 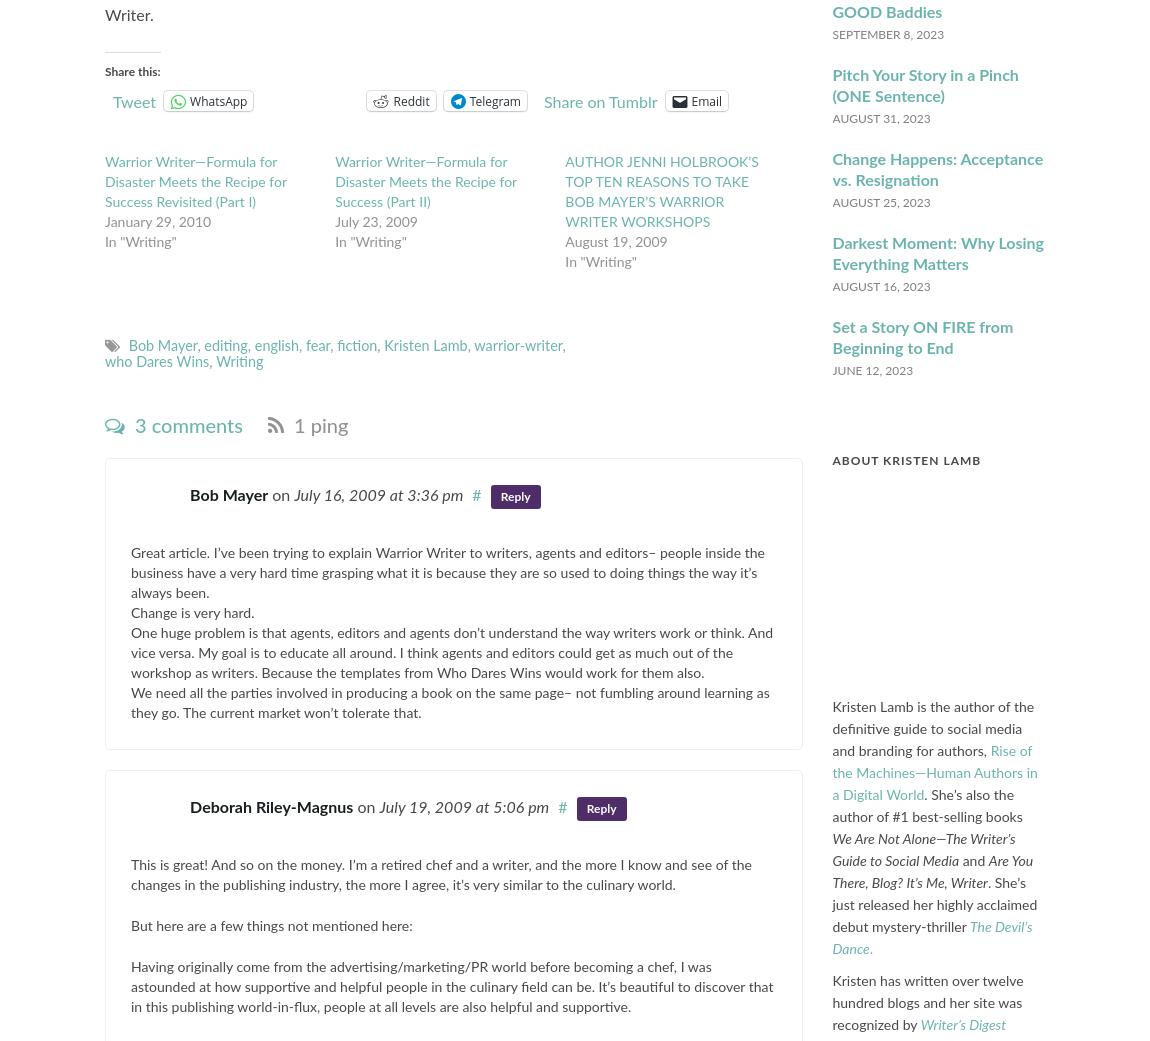 I want to click on 'We need all the parties involved in producing a book on the same page– not fumbling around learning as they go.  The current market won’t tolerate that.', so click(x=449, y=703).